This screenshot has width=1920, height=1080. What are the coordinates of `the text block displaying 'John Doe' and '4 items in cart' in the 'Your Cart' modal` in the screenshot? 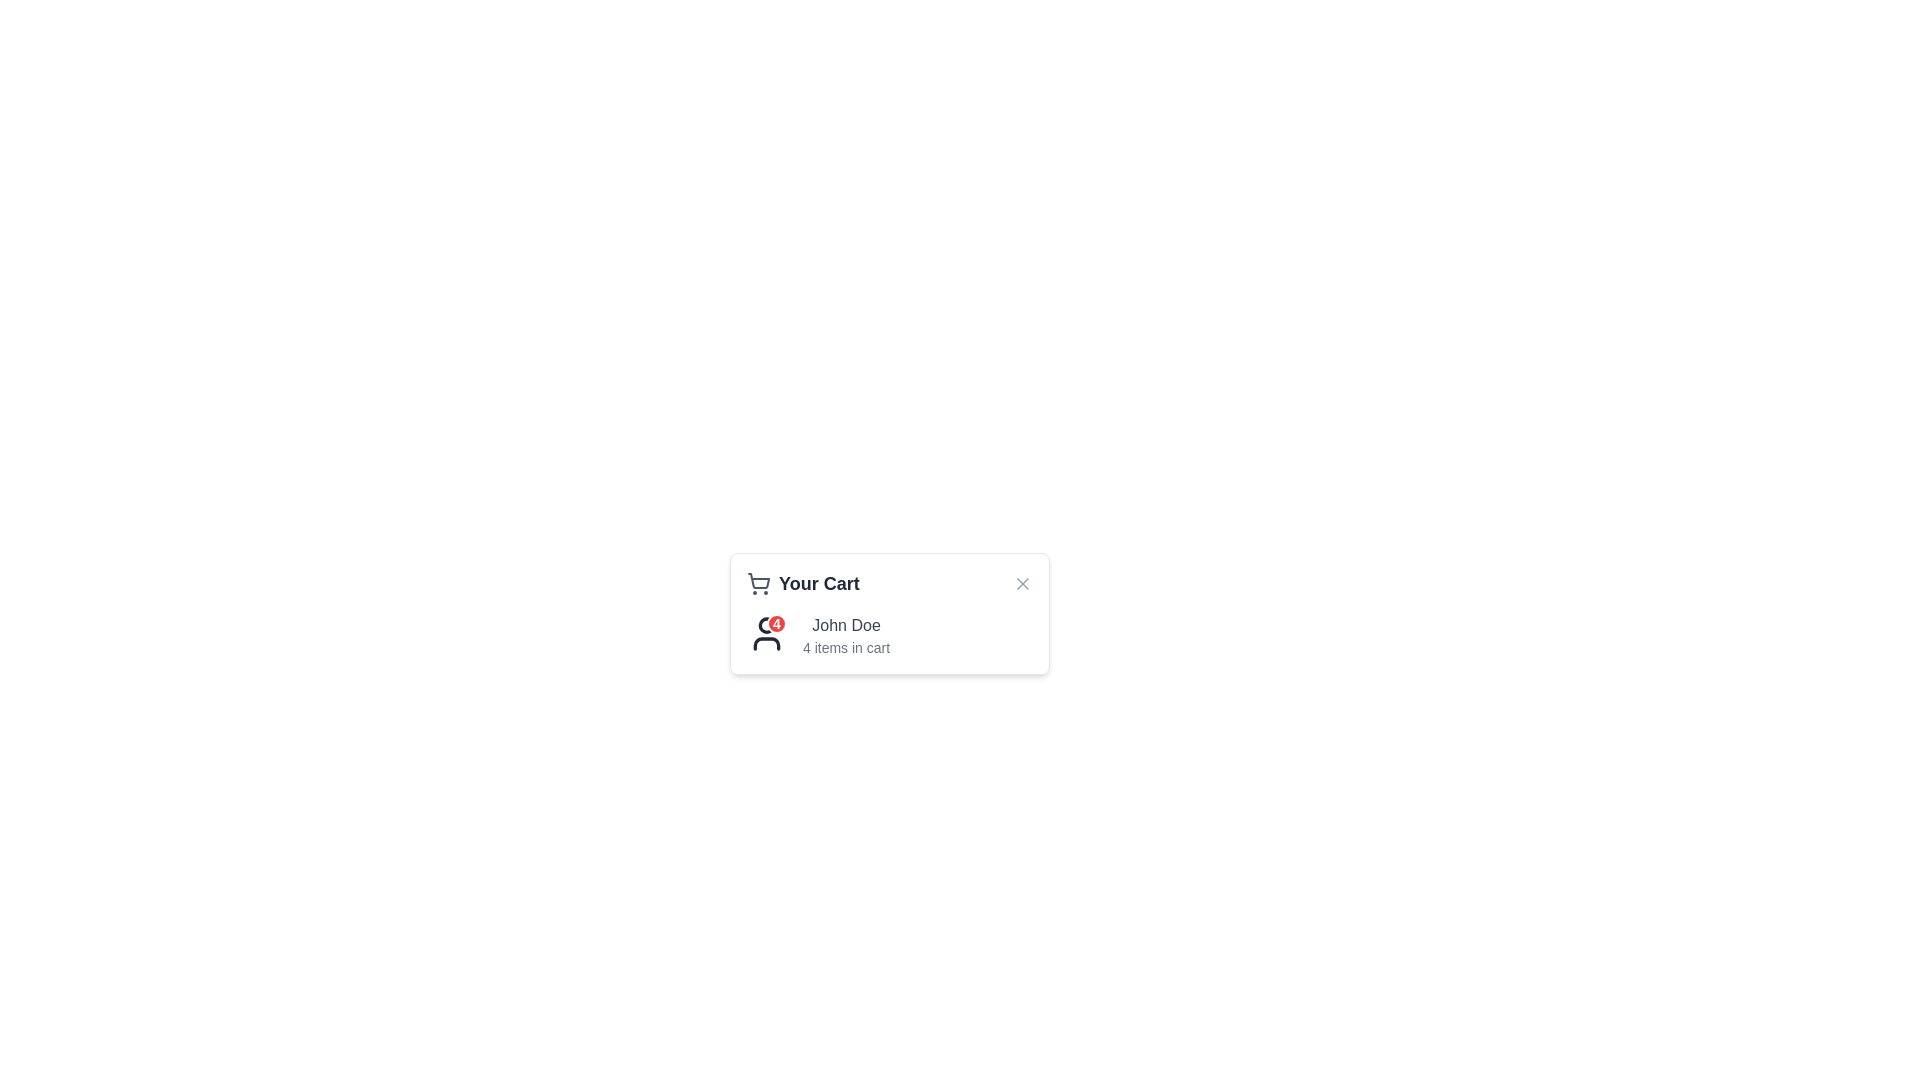 It's located at (846, 636).